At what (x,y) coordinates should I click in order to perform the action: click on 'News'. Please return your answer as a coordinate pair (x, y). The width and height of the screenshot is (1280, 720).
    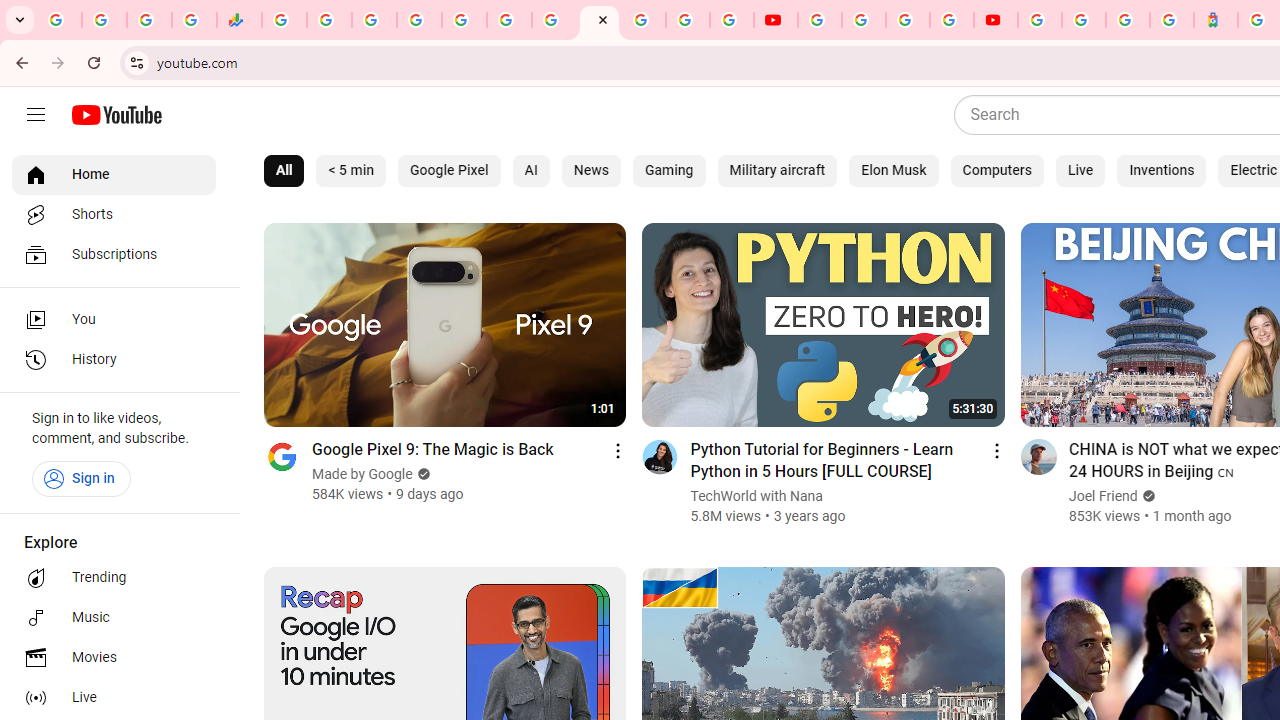
    Looking at the image, I should click on (589, 170).